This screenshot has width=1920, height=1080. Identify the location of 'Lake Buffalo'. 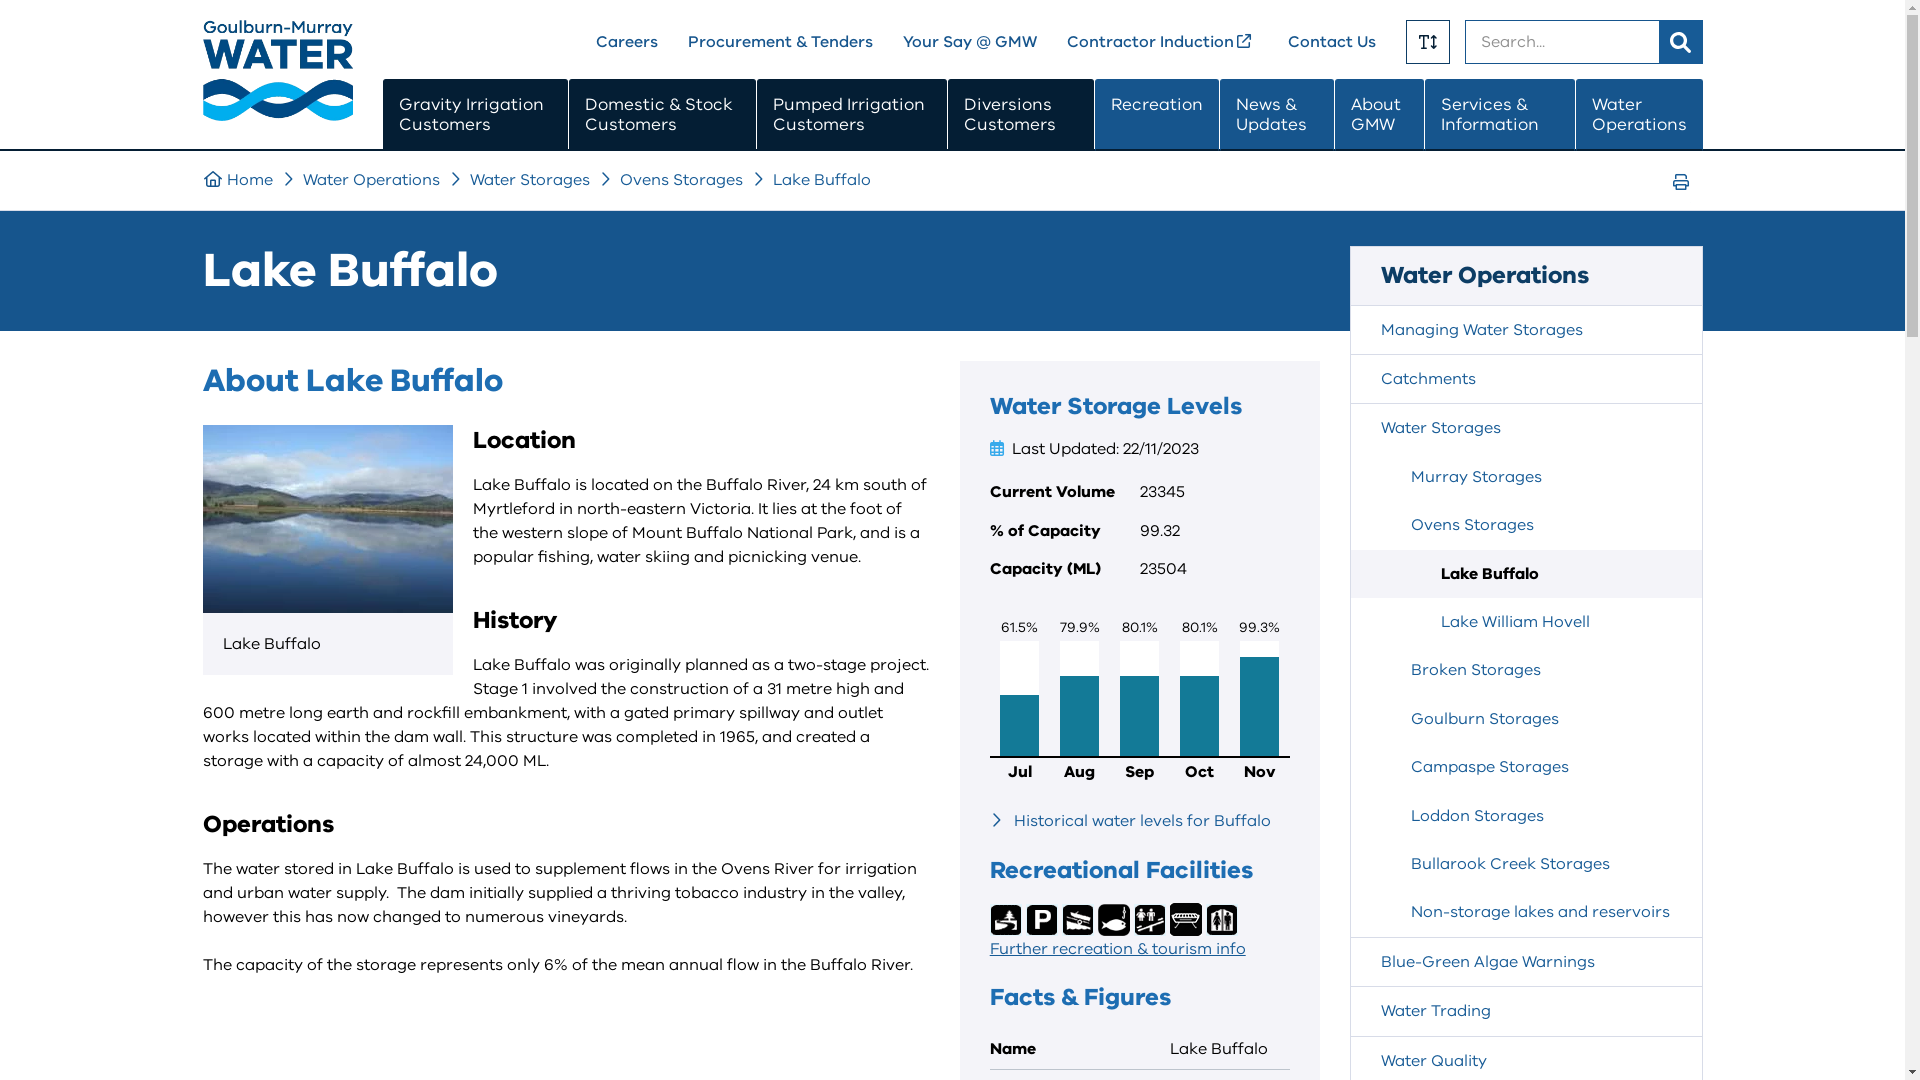
(1525, 574).